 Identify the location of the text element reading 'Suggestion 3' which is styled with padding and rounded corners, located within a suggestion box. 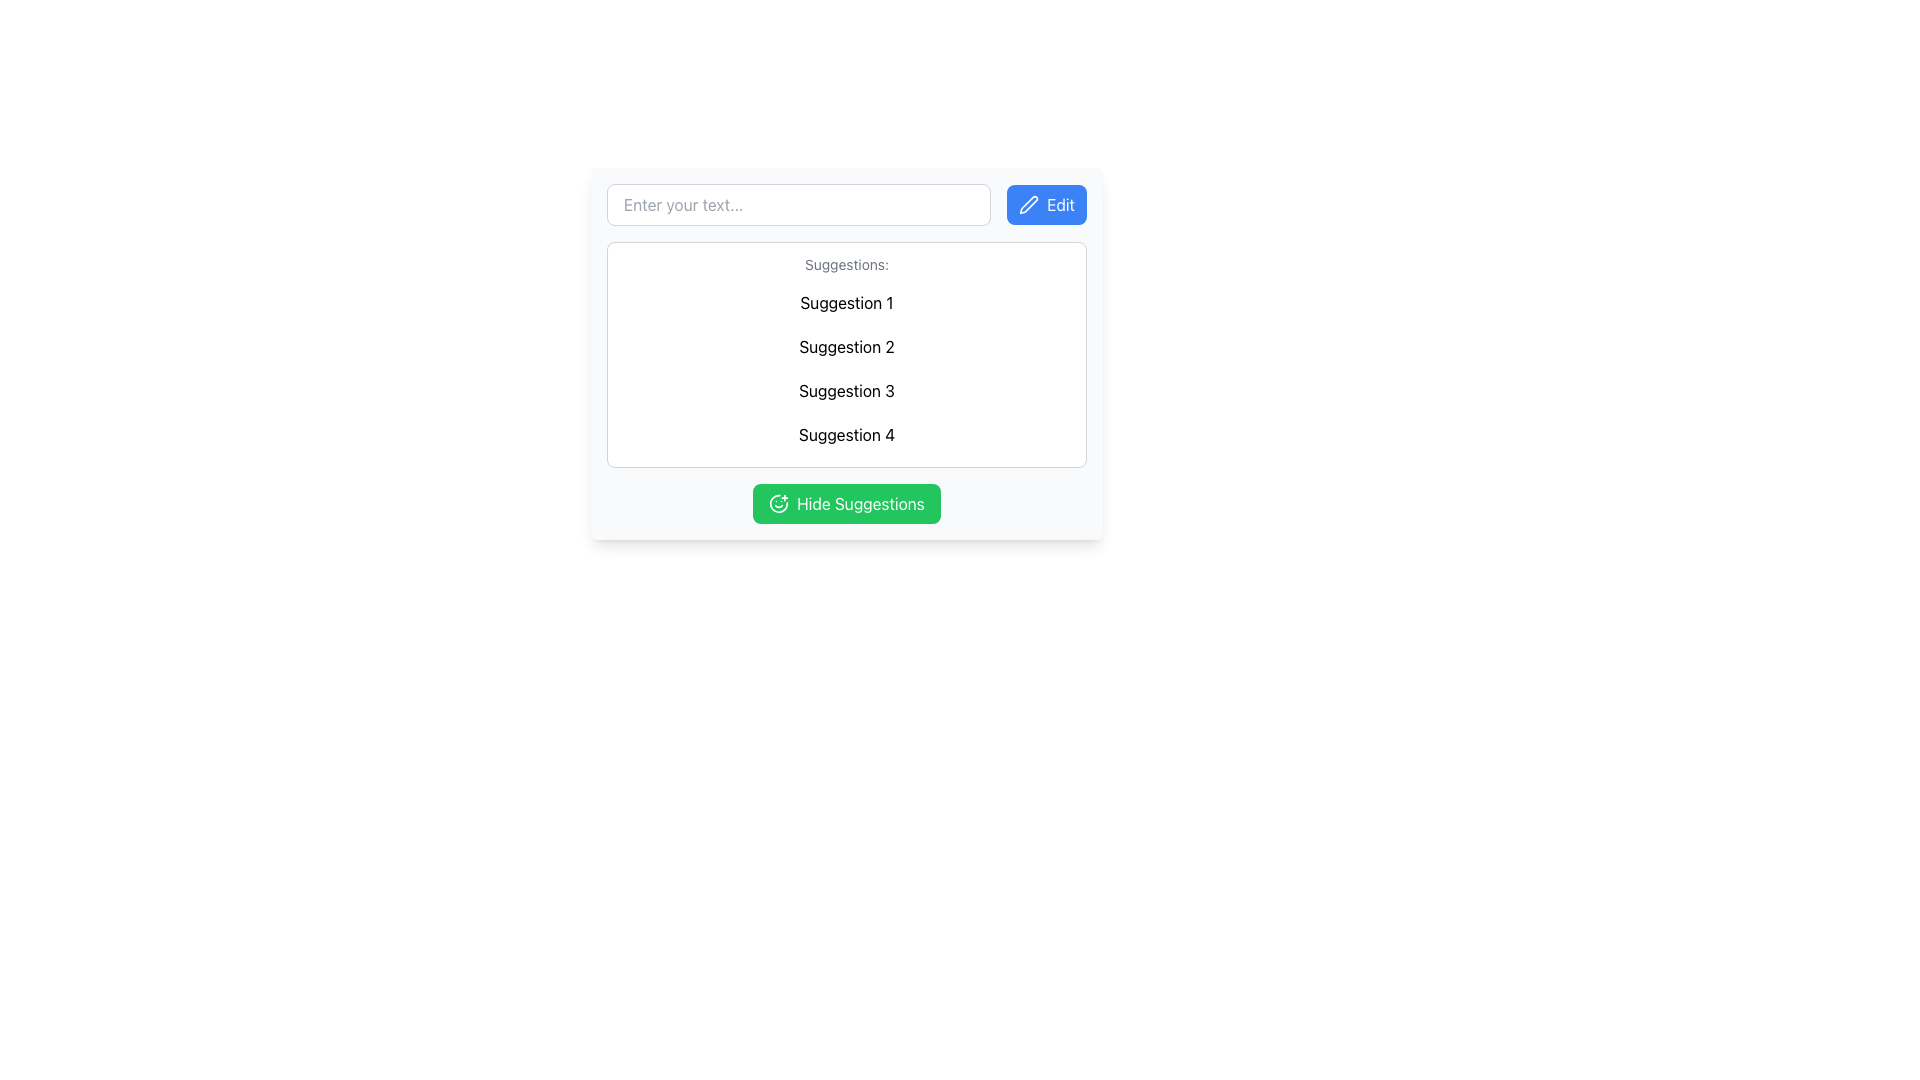
(846, 390).